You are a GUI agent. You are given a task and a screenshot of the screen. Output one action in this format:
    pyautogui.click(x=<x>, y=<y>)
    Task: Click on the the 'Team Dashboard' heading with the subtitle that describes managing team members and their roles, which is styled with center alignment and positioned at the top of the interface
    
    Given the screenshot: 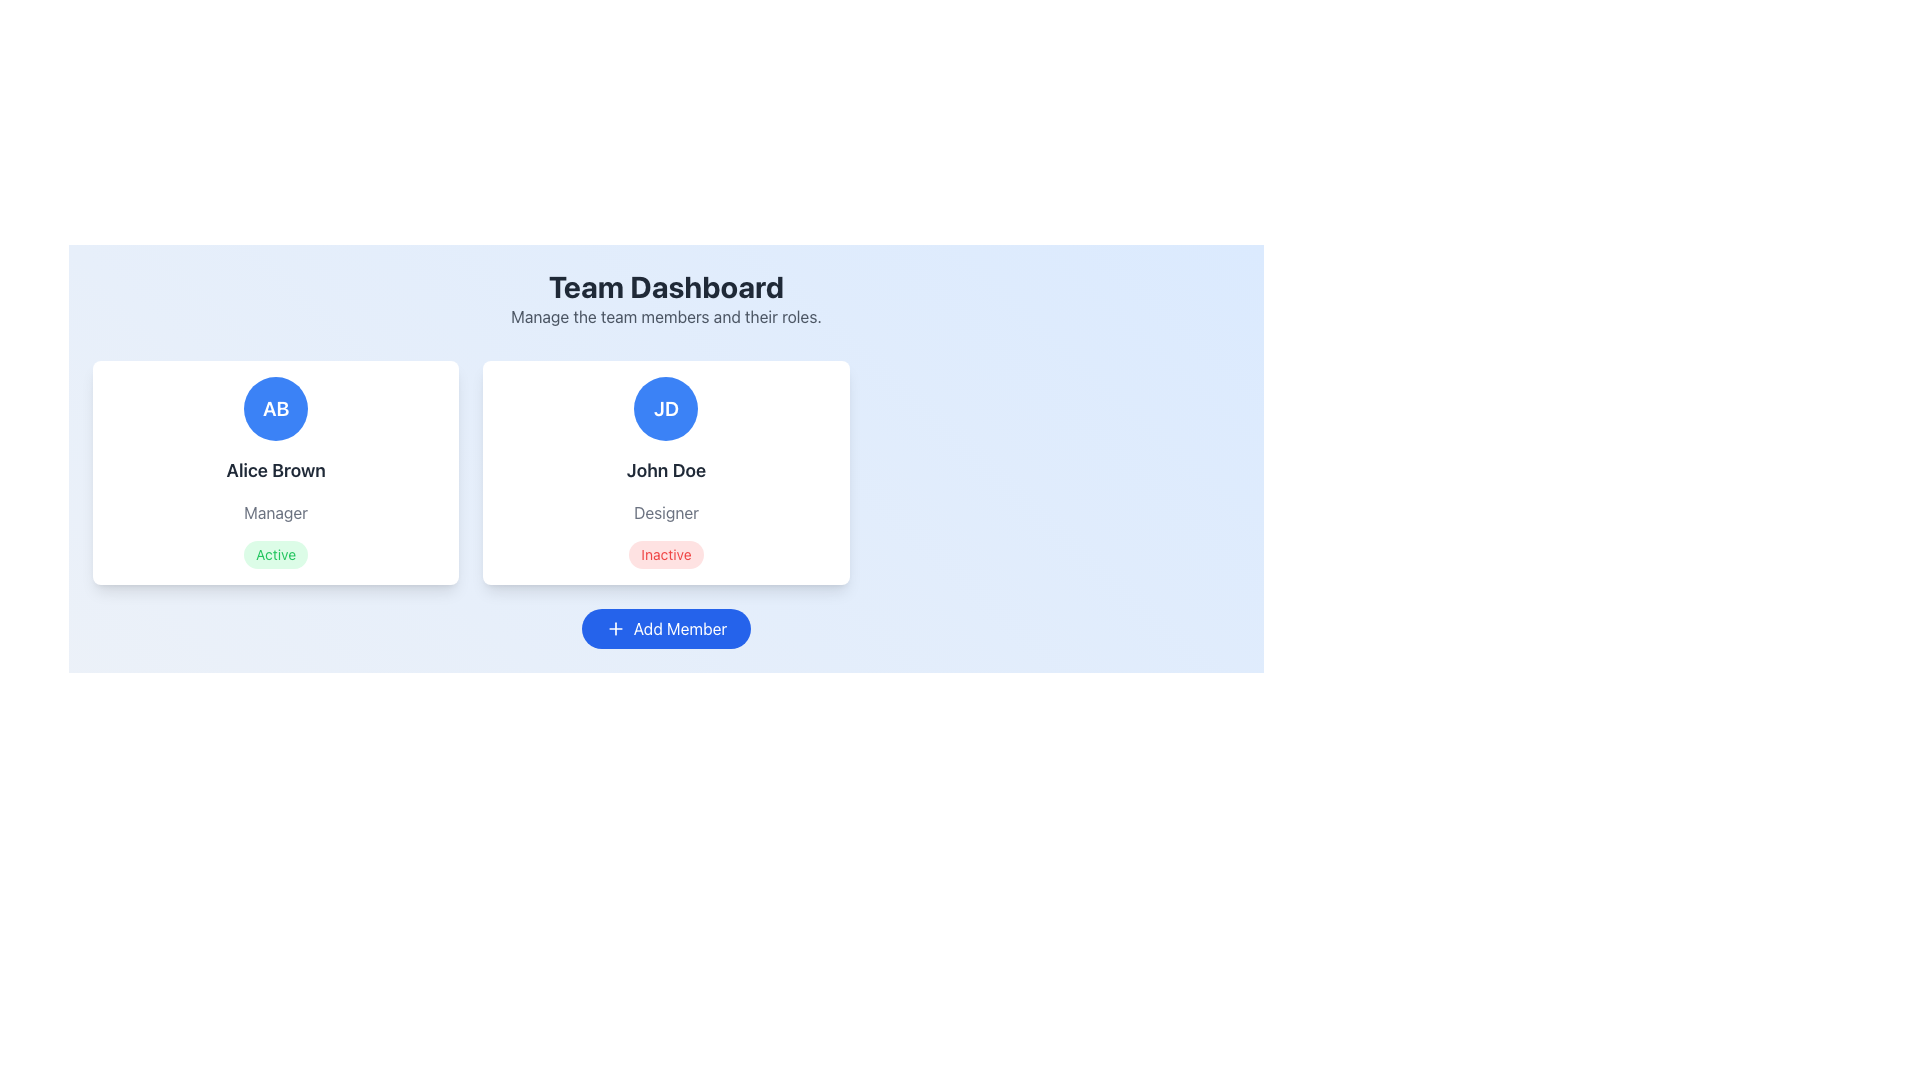 What is the action you would take?
    pyautogui.click(x=666, y=299)
    